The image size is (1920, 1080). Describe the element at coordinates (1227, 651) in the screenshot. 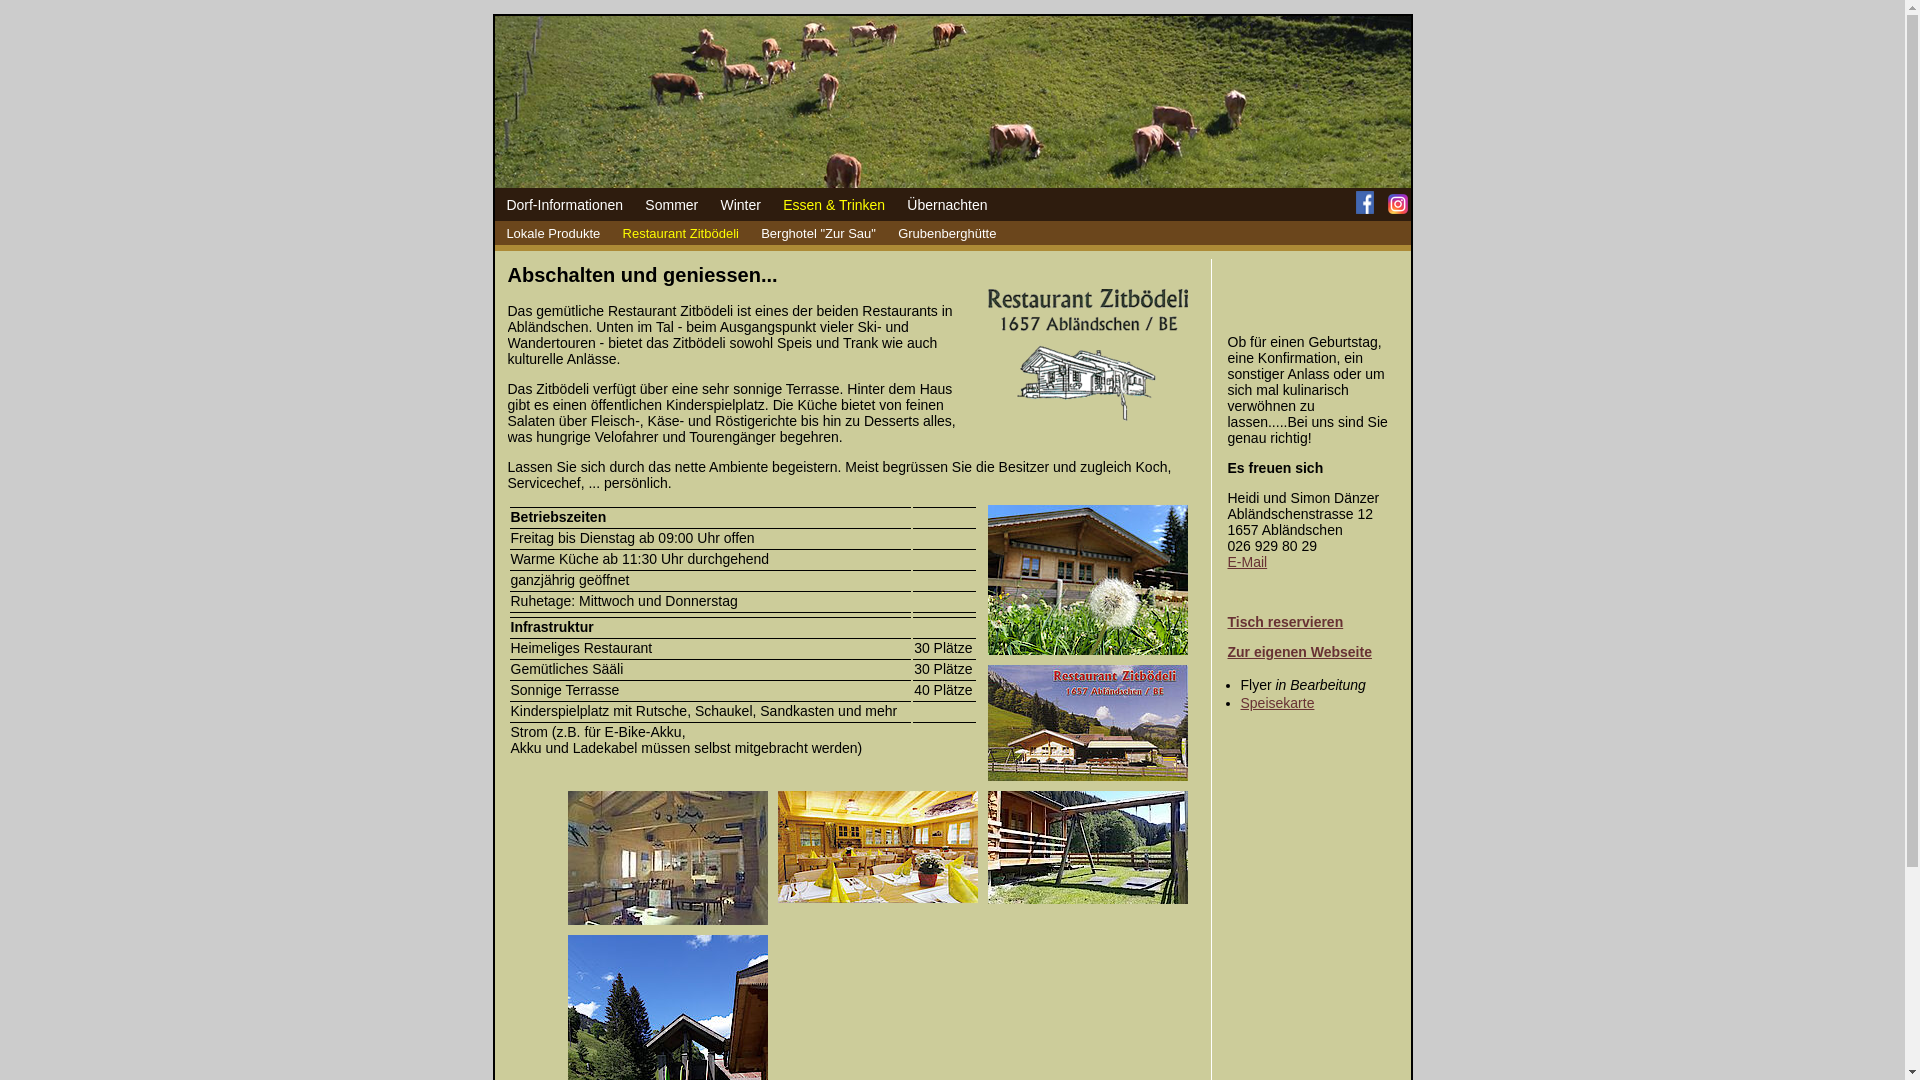

I see `'Zur eigenen Webseite'` at that location.